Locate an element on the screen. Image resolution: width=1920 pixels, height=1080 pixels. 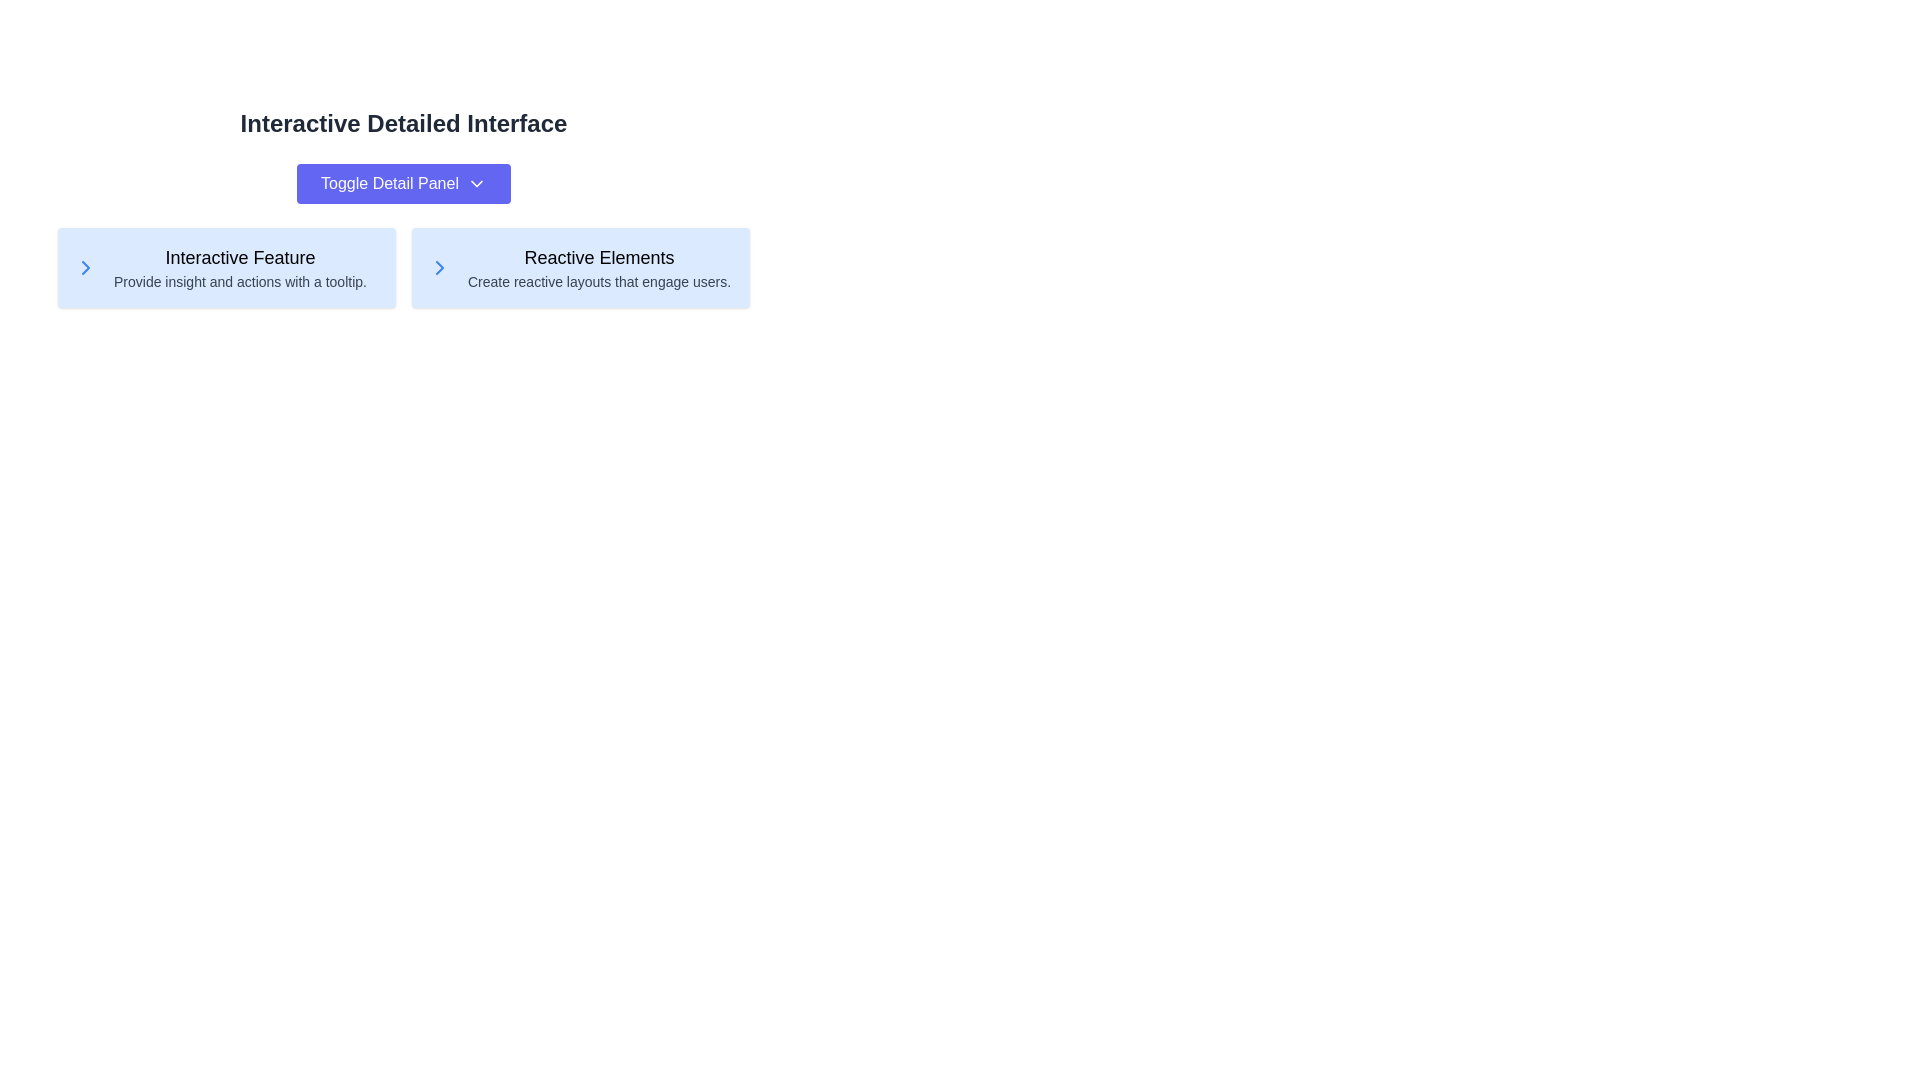
the right-facing chevron icon with a blue color located within the 'Reactive Elements' section, positioned near the center vertically and aligned to the left horizontally is located at coordinates (439, 266).